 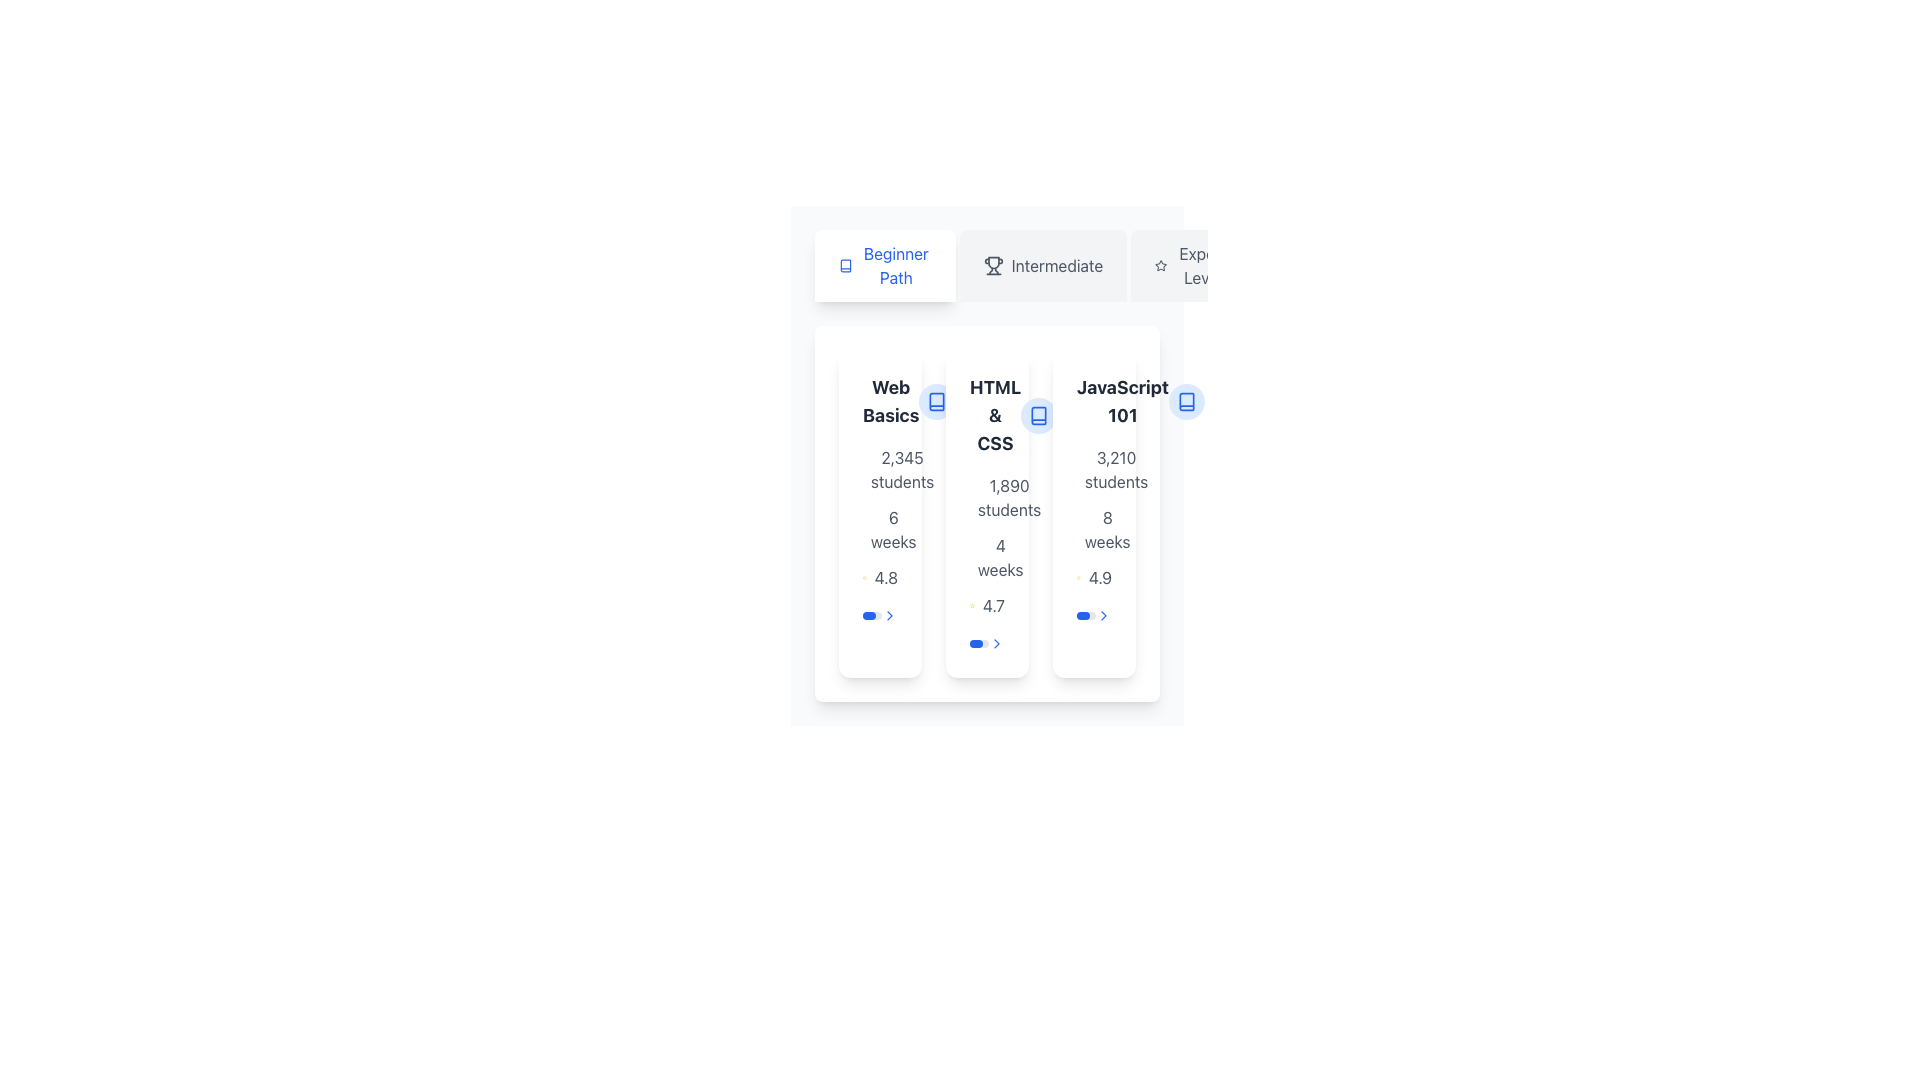 I want to click on the Text Label that displays the number of students enrolled in the associated course, located beneath the 'Web Basics' title and above other course metadata, so click(x=901, y=470).